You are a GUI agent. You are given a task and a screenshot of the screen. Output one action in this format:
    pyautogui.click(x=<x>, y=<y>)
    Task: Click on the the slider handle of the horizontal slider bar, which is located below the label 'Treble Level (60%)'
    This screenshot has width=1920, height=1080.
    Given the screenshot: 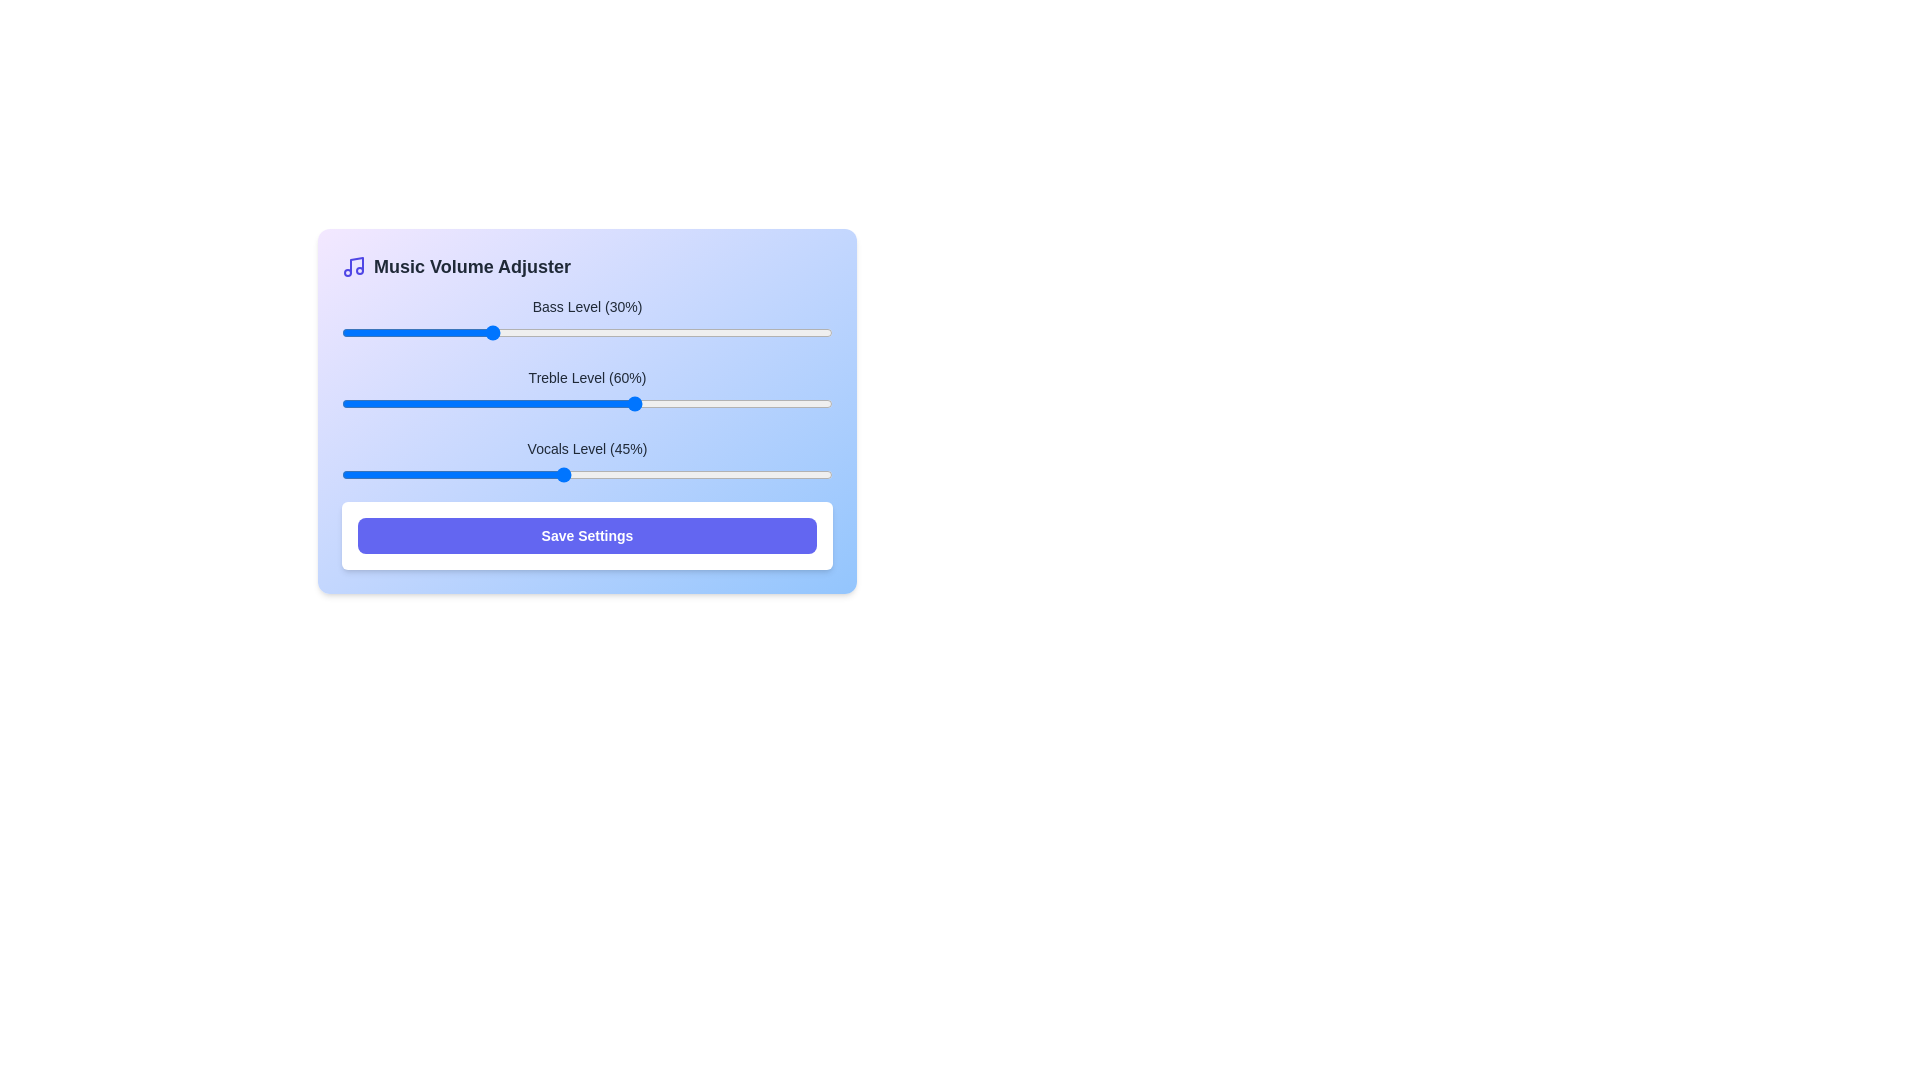 What is the action you would take?
    pyautogui.click(x=586, y=404)
    